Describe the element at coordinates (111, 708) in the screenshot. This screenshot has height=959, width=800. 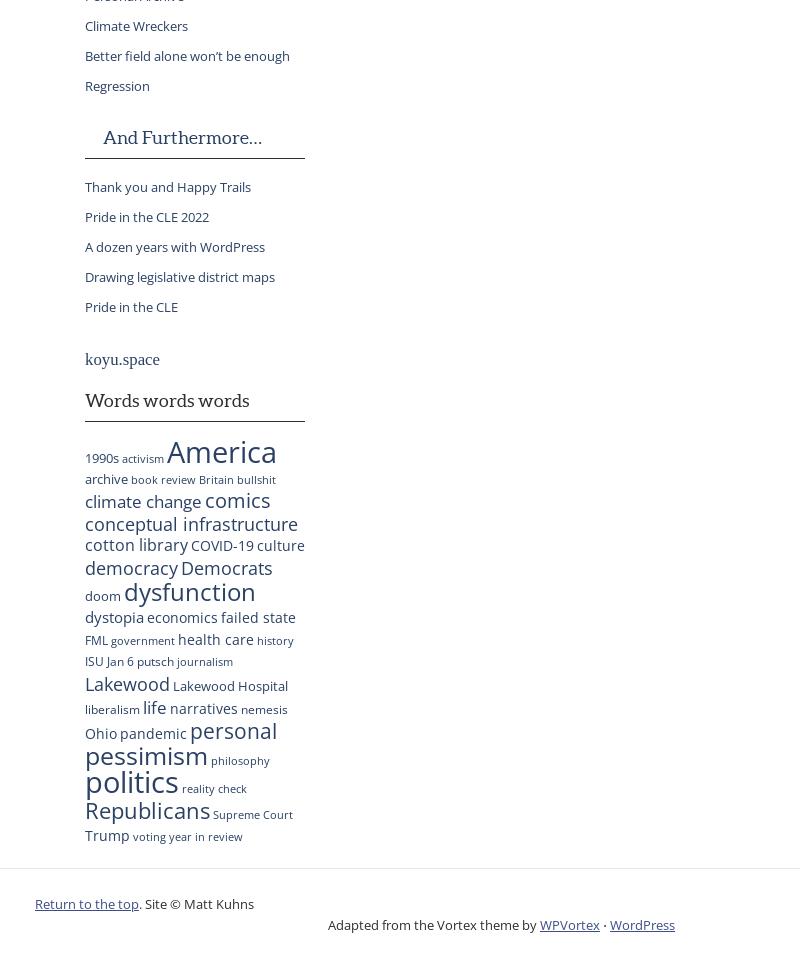
I see `'liberalism'` at that location.